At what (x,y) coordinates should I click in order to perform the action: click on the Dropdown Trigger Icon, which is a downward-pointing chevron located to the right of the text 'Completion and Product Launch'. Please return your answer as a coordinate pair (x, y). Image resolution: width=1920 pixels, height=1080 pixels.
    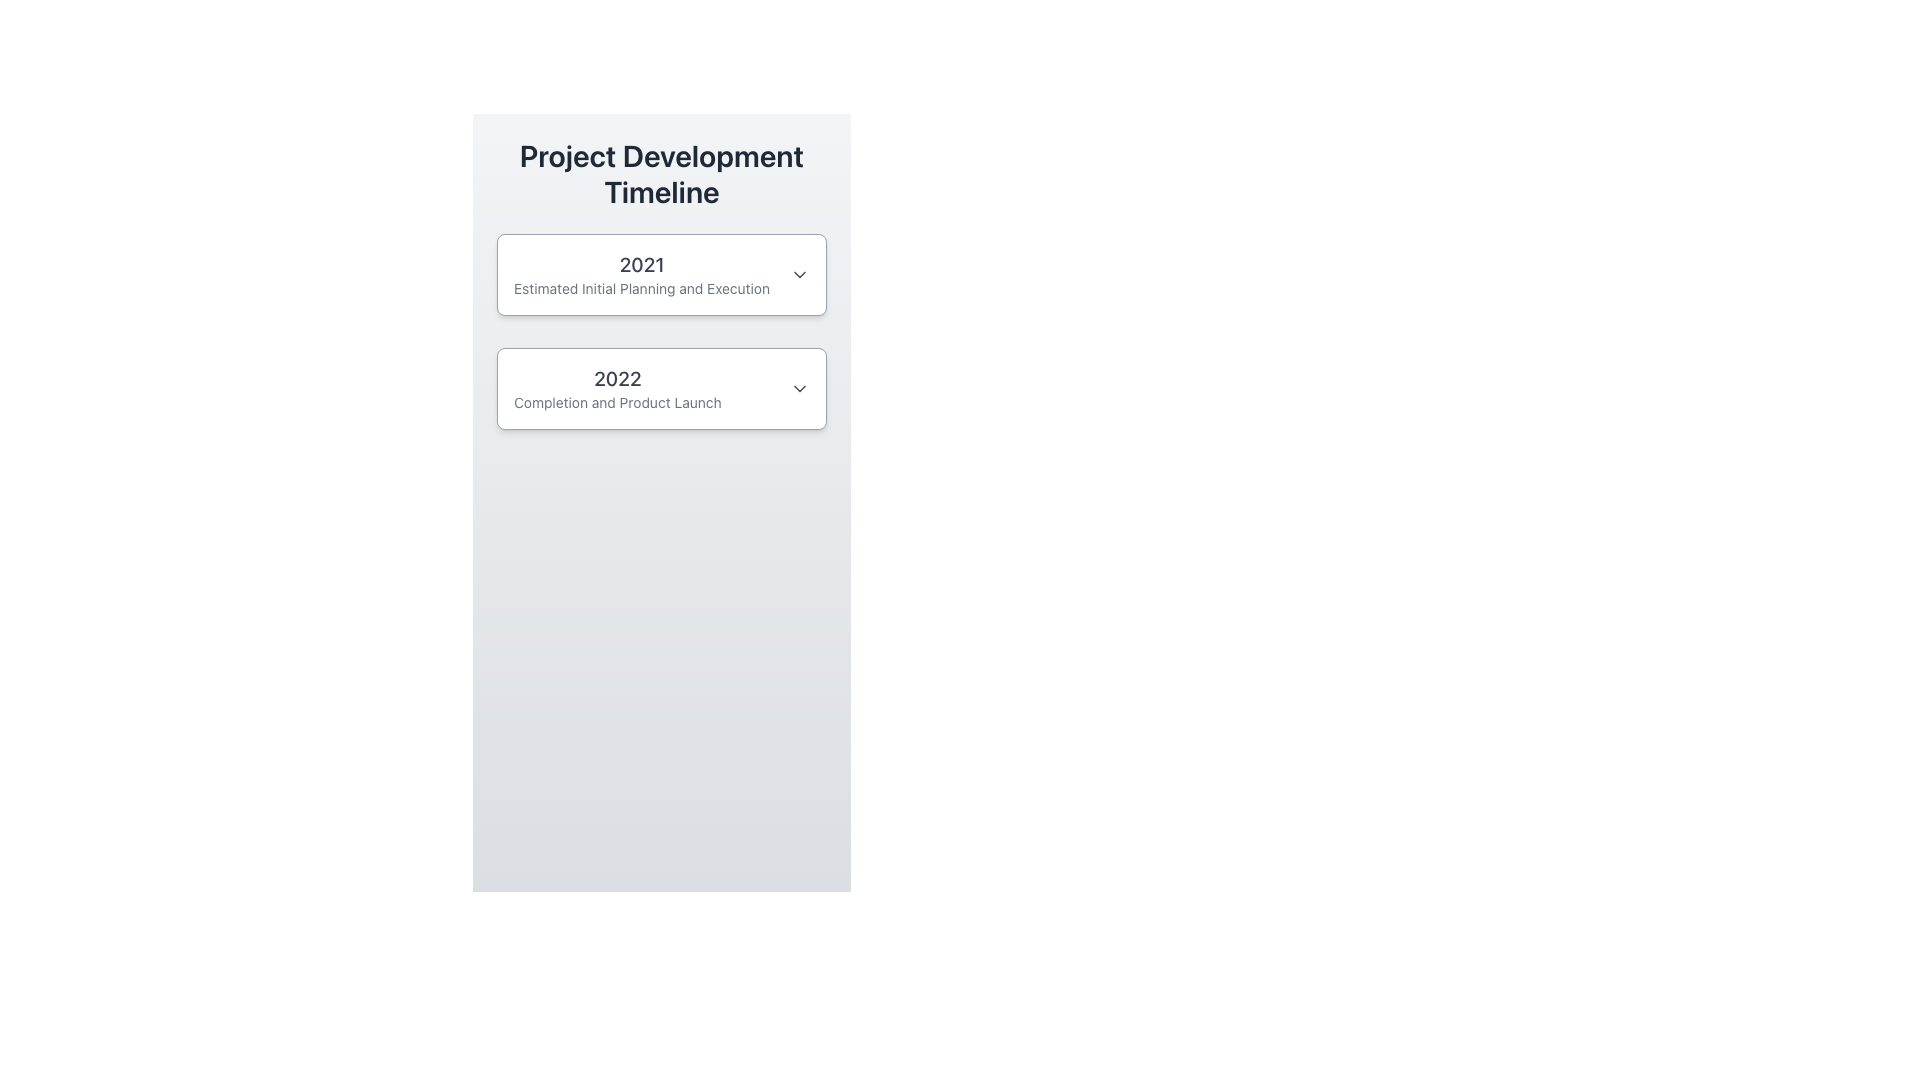
    Looking at the image, I should click on (800, 389).